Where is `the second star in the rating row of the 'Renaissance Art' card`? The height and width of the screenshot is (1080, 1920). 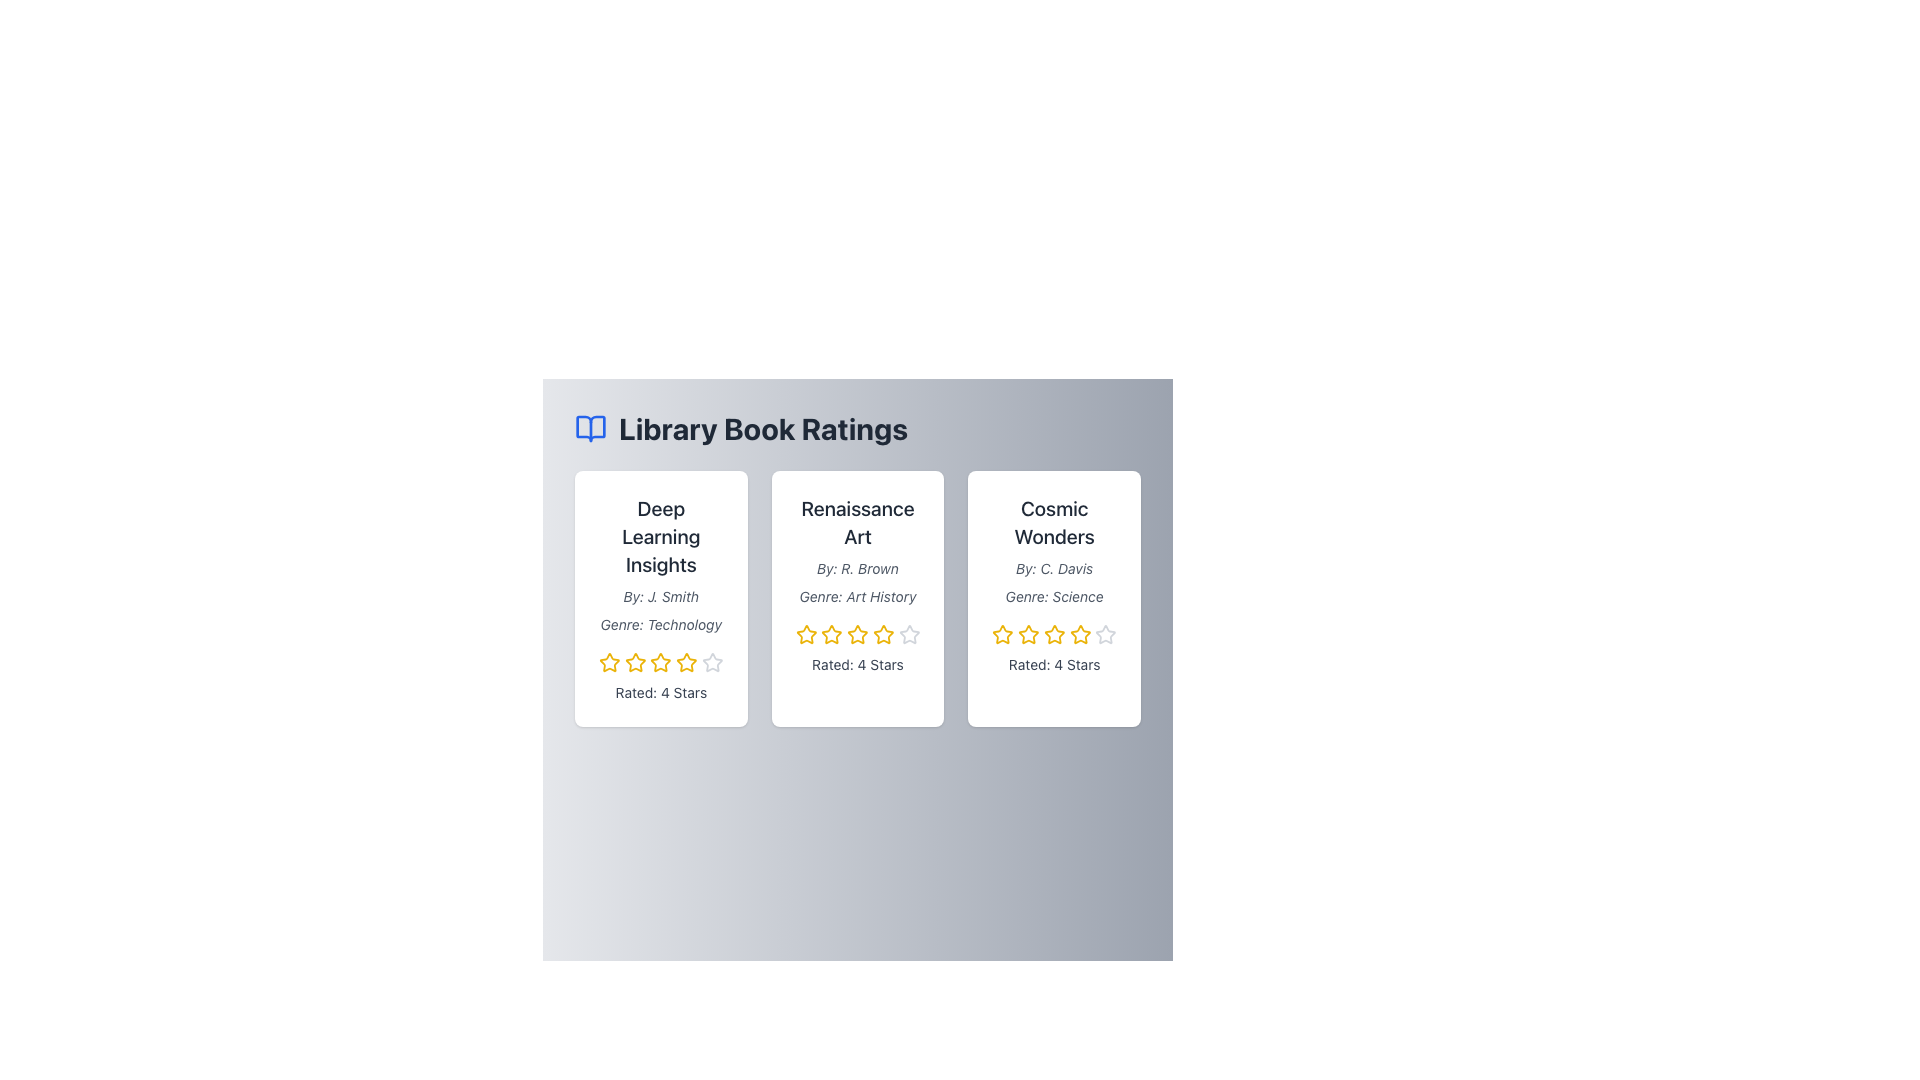
the second star in the rating row of the 'Renaissance Art' card is located at coordinates (832, 634).